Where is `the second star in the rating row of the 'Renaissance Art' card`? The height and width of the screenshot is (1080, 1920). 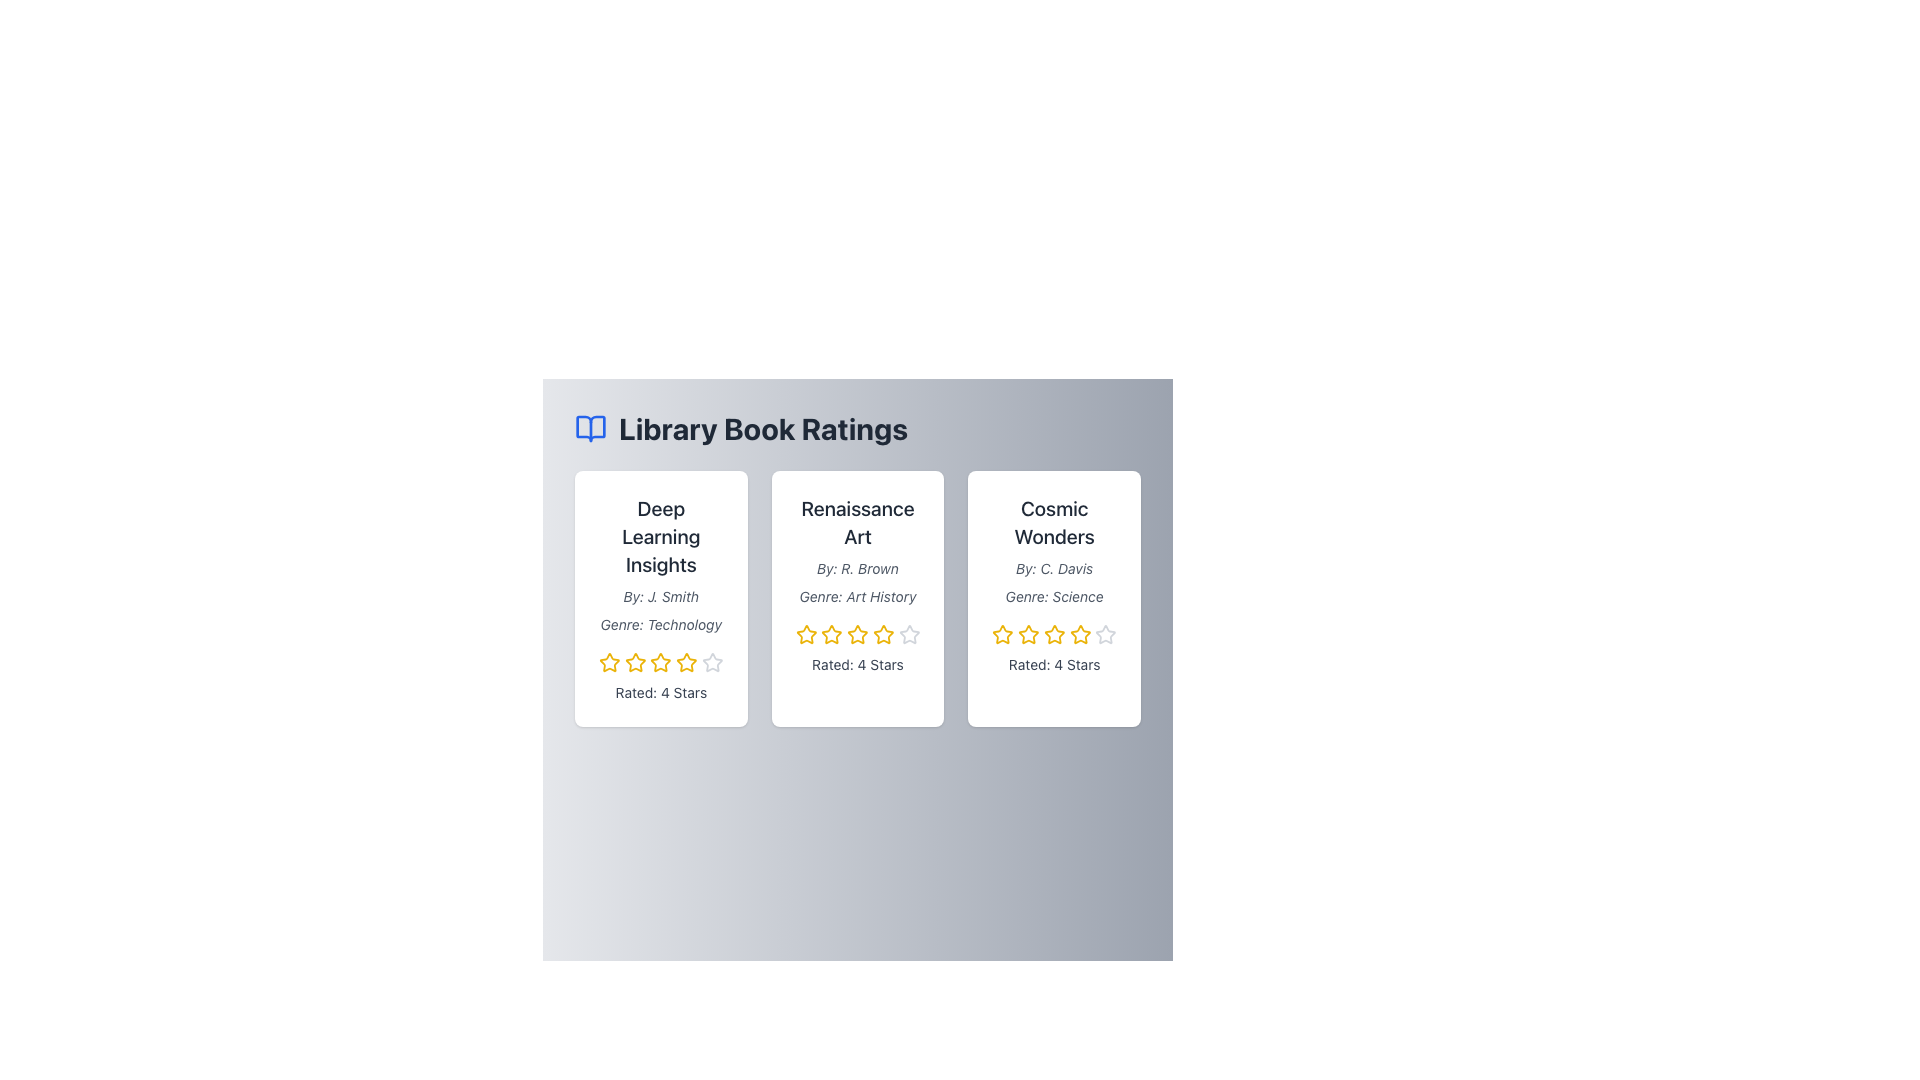
the second star in the rating row of the 'Renaissance Art' card is located at coordinates (832, 634).